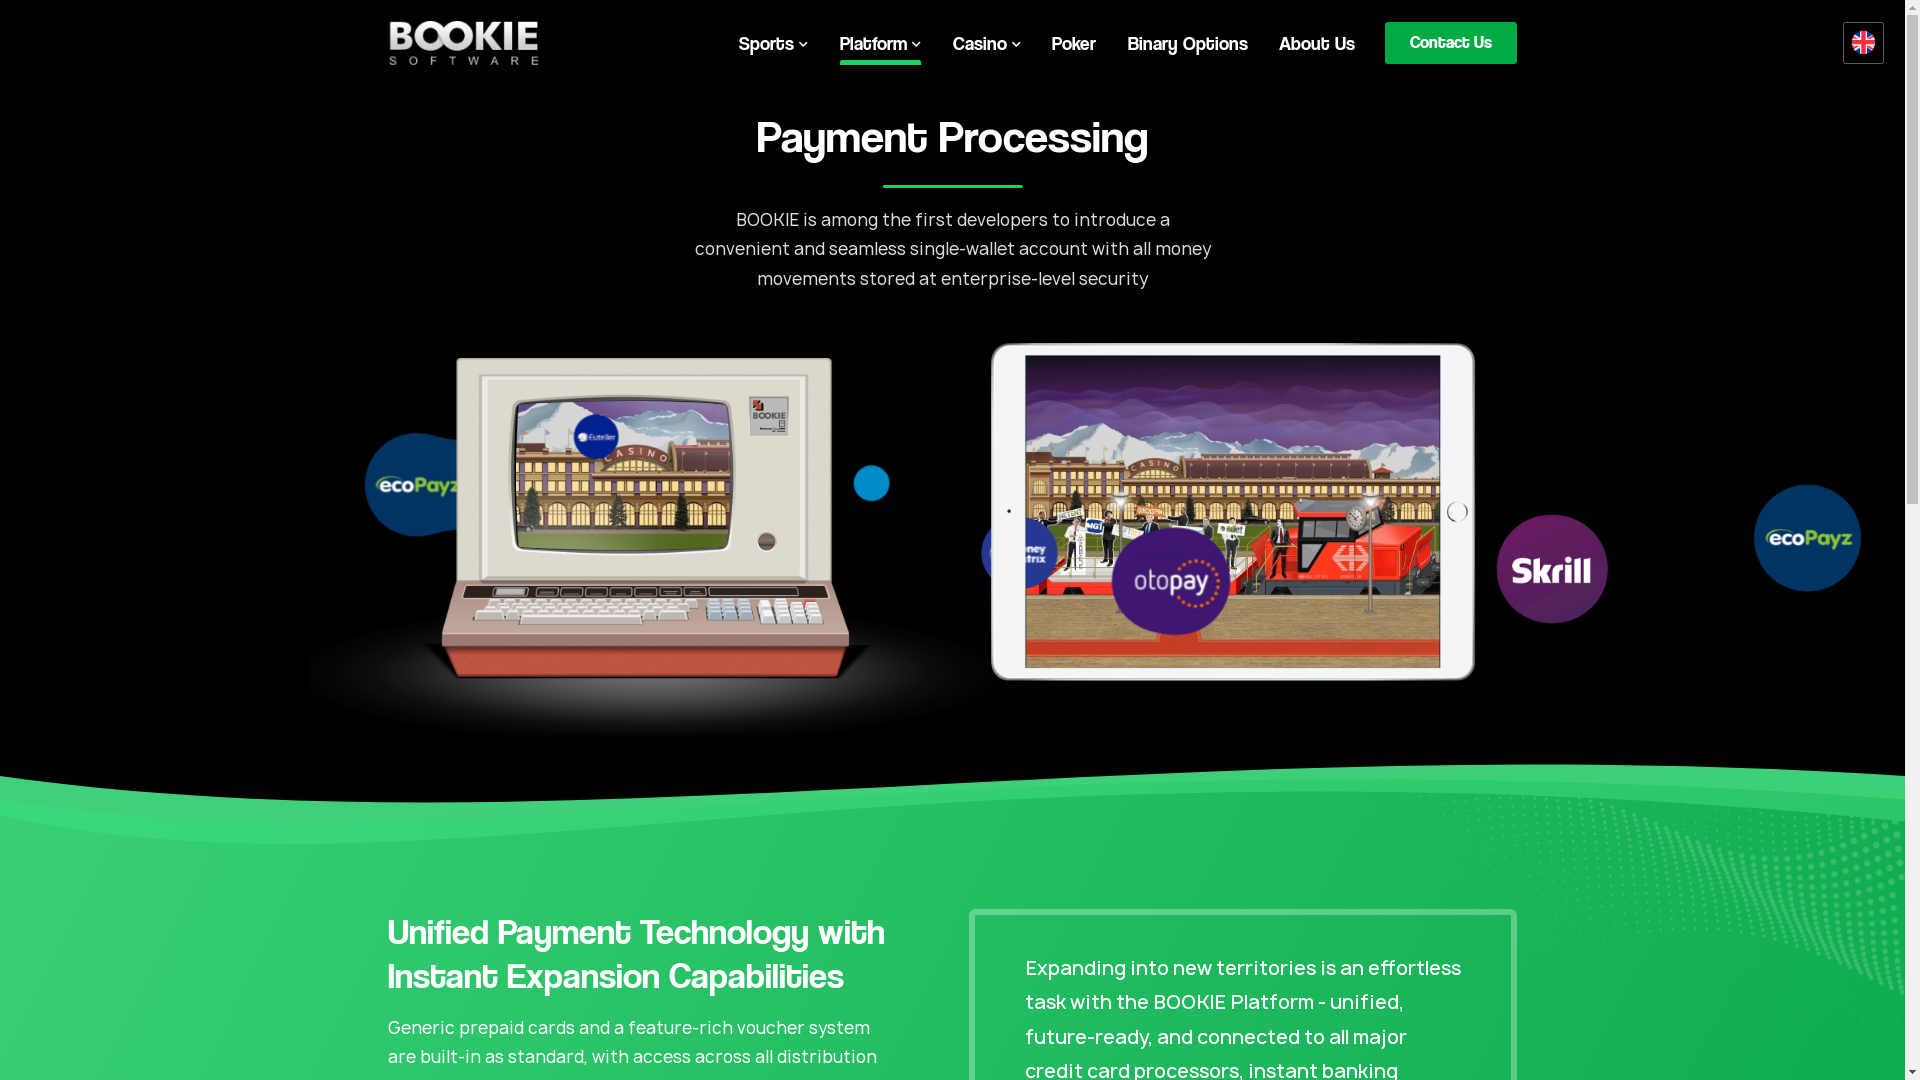  Describe the element at coordinates (800, 38) in the screenshot. I see `'Platform'` at that location.